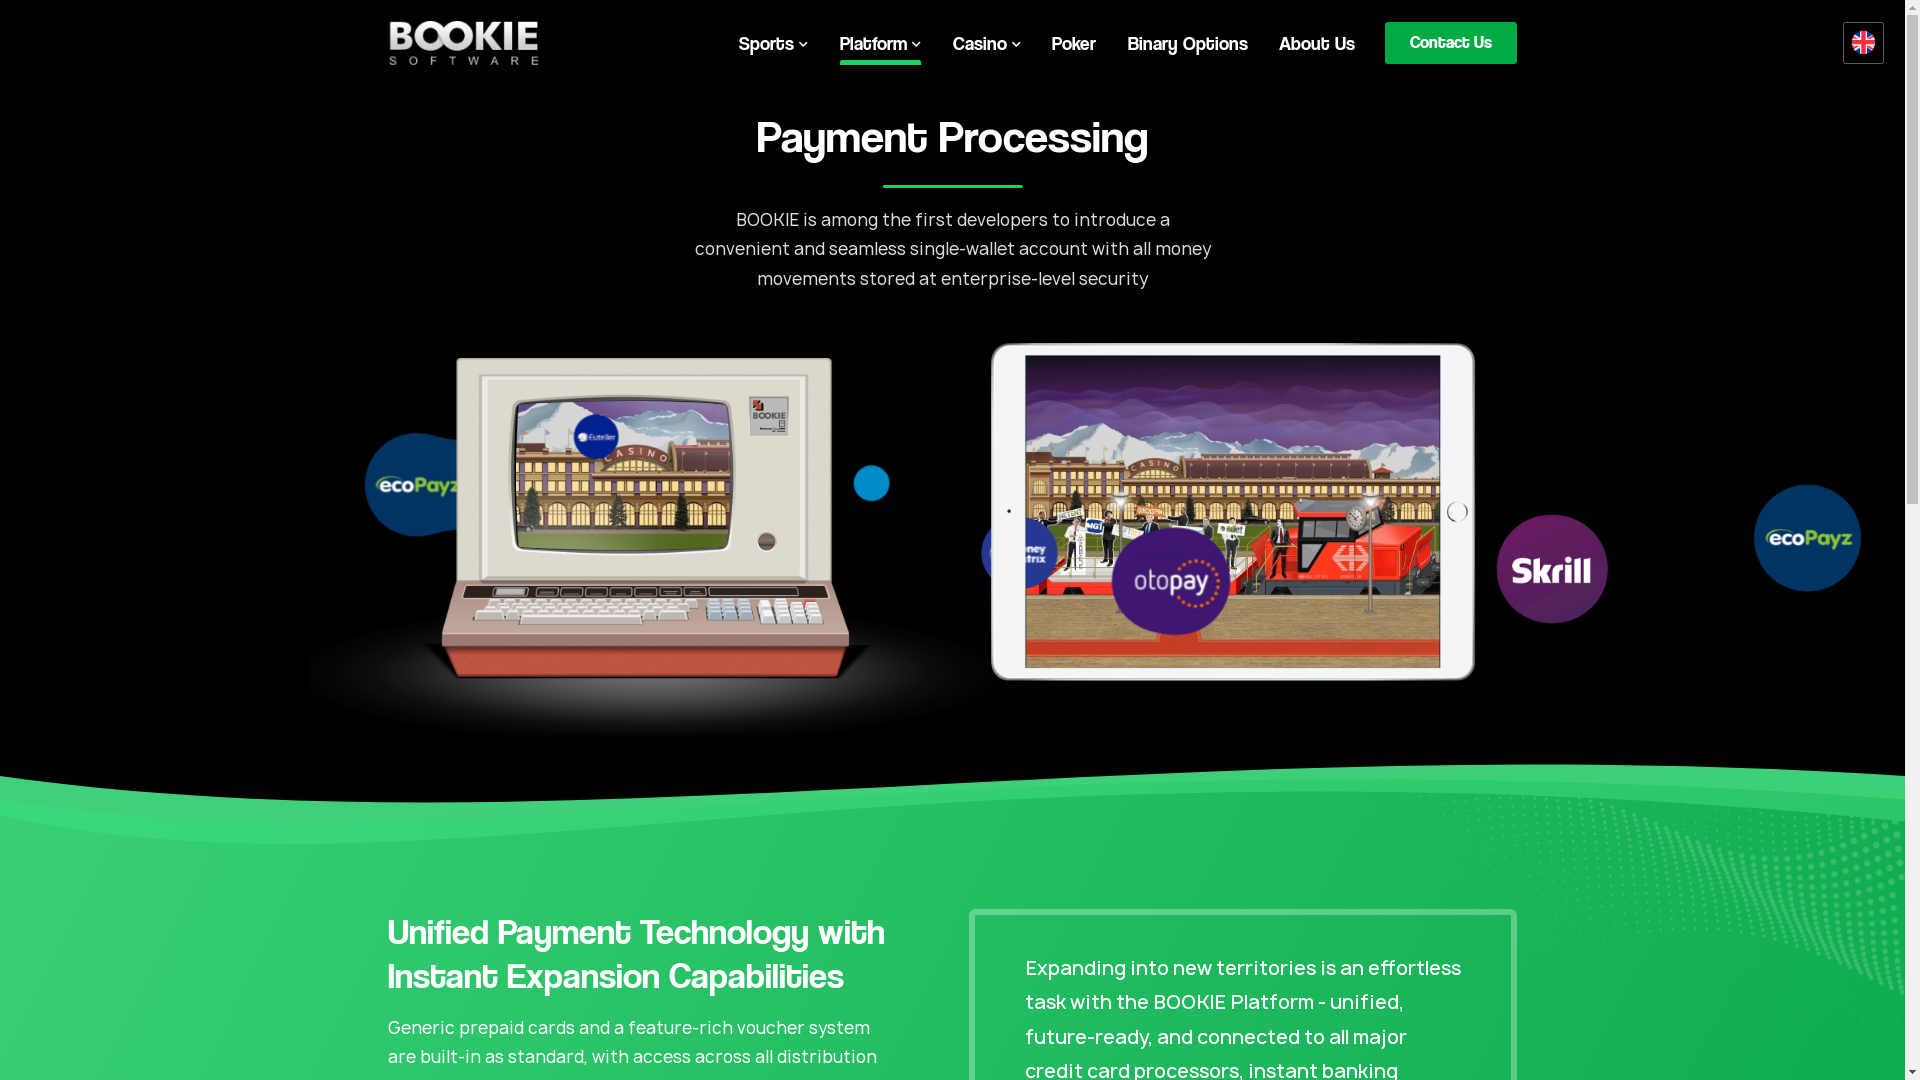  Describe the element at coordinates (800, 38) in the screenshot. I see `'Platform'` at that location.